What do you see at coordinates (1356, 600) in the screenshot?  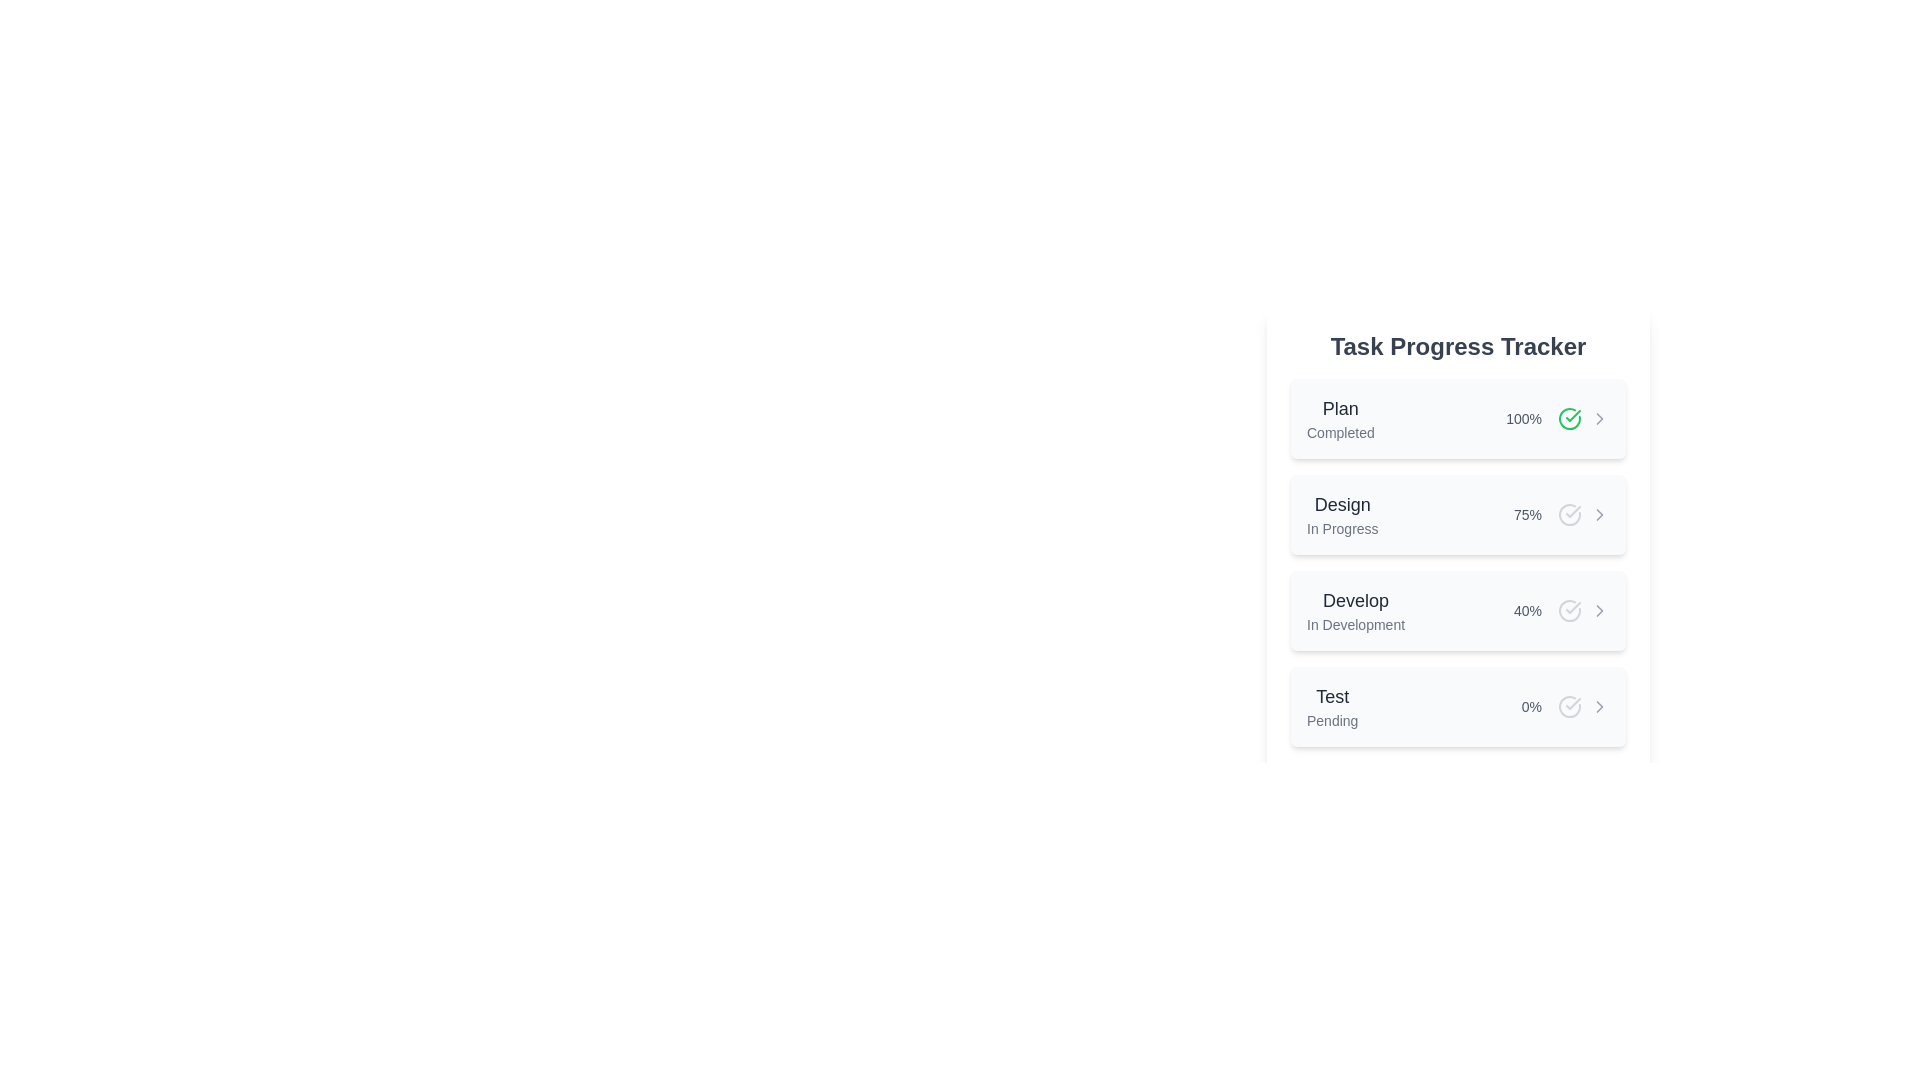 I see `the 'Develop' task state label in the 'Task Progress Tracker' section, which is positioned above the 'In Development' subtext` at bounding box center [1356, 600].